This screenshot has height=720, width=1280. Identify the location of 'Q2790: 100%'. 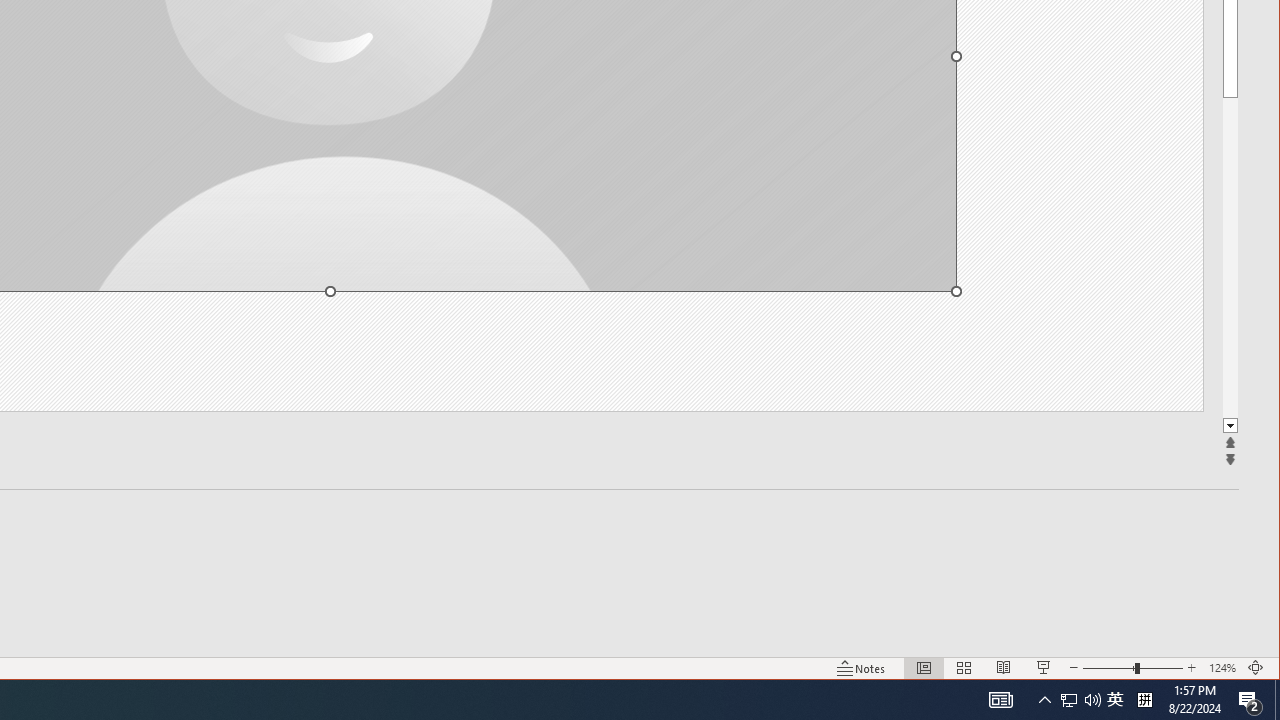
(1092, 698).